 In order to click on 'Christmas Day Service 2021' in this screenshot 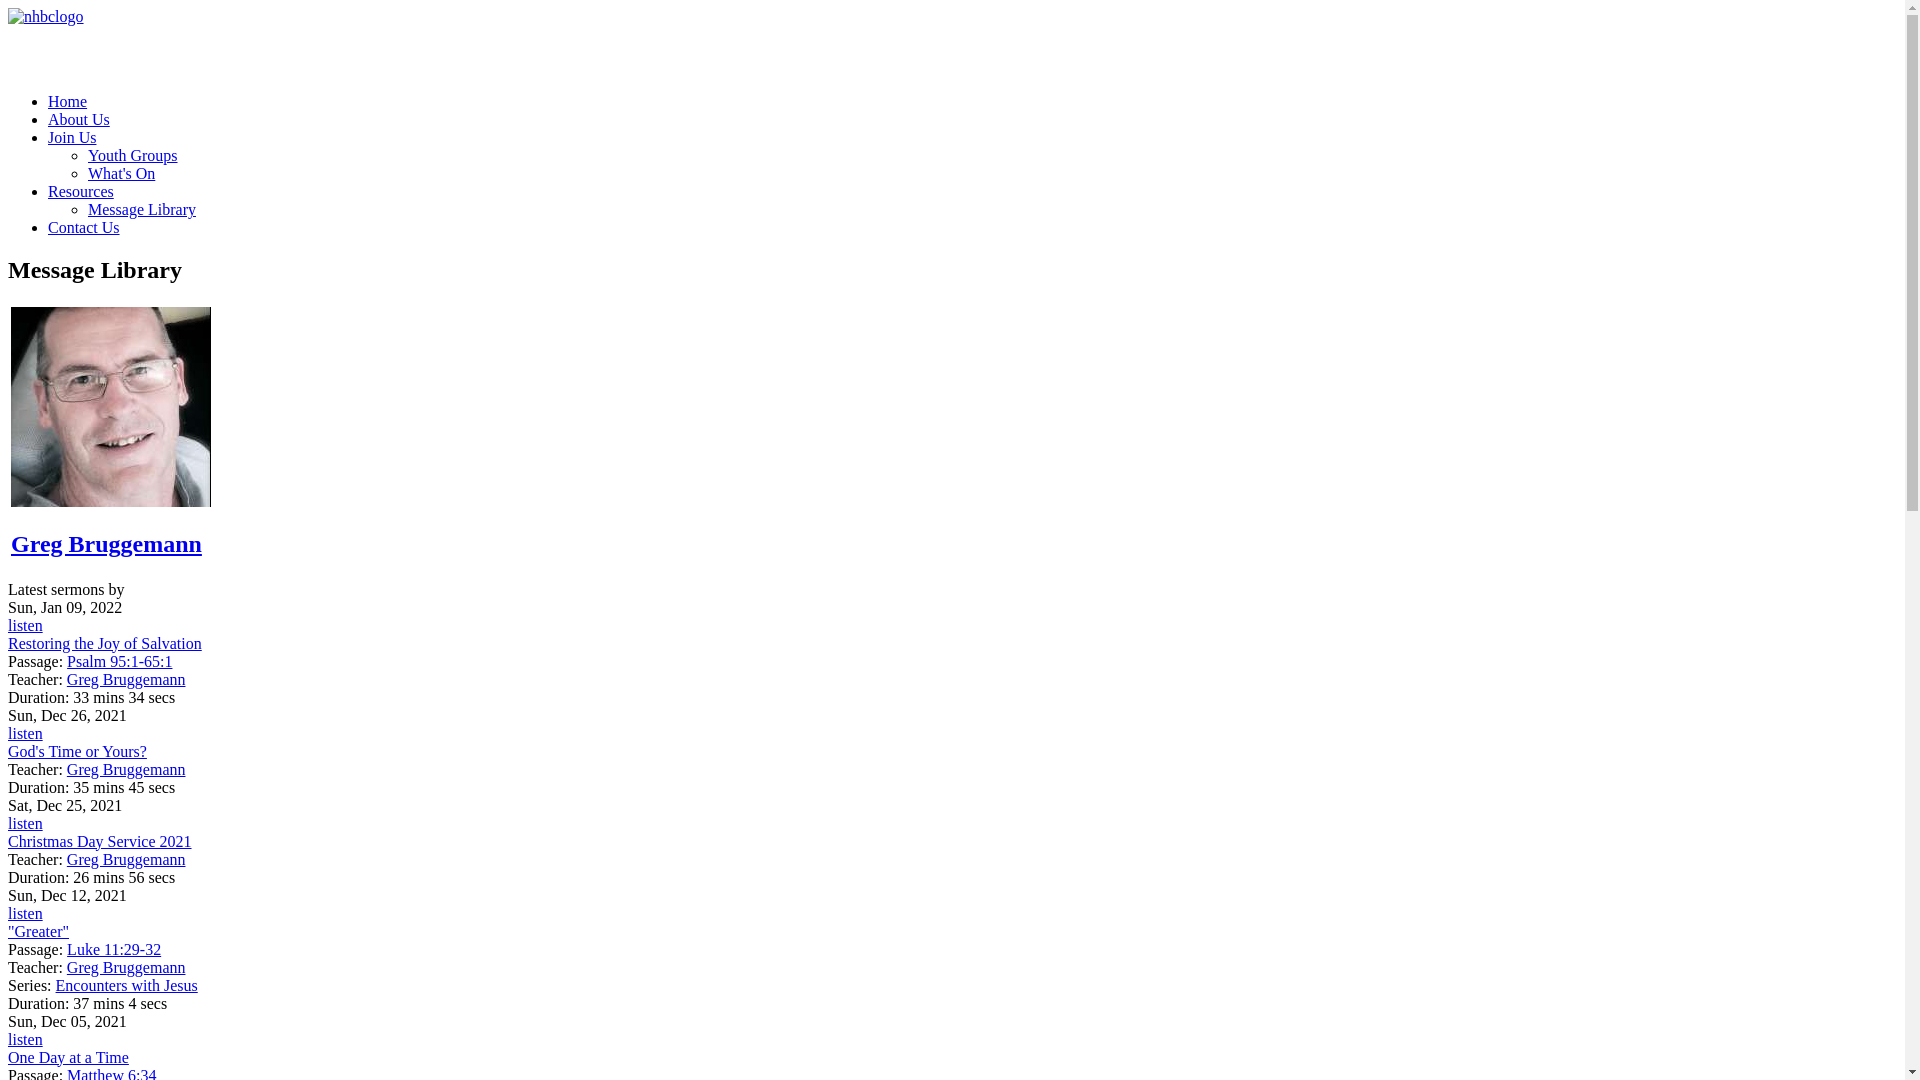, I will do `click(99, 841)`.